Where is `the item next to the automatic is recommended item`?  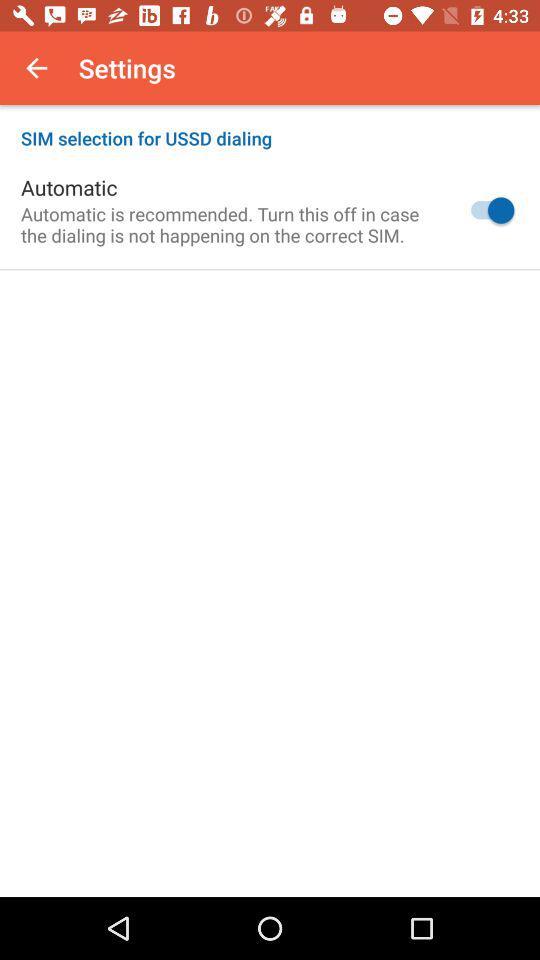
the item next to the automatic is recommended item is located at coordinates (486, 210).